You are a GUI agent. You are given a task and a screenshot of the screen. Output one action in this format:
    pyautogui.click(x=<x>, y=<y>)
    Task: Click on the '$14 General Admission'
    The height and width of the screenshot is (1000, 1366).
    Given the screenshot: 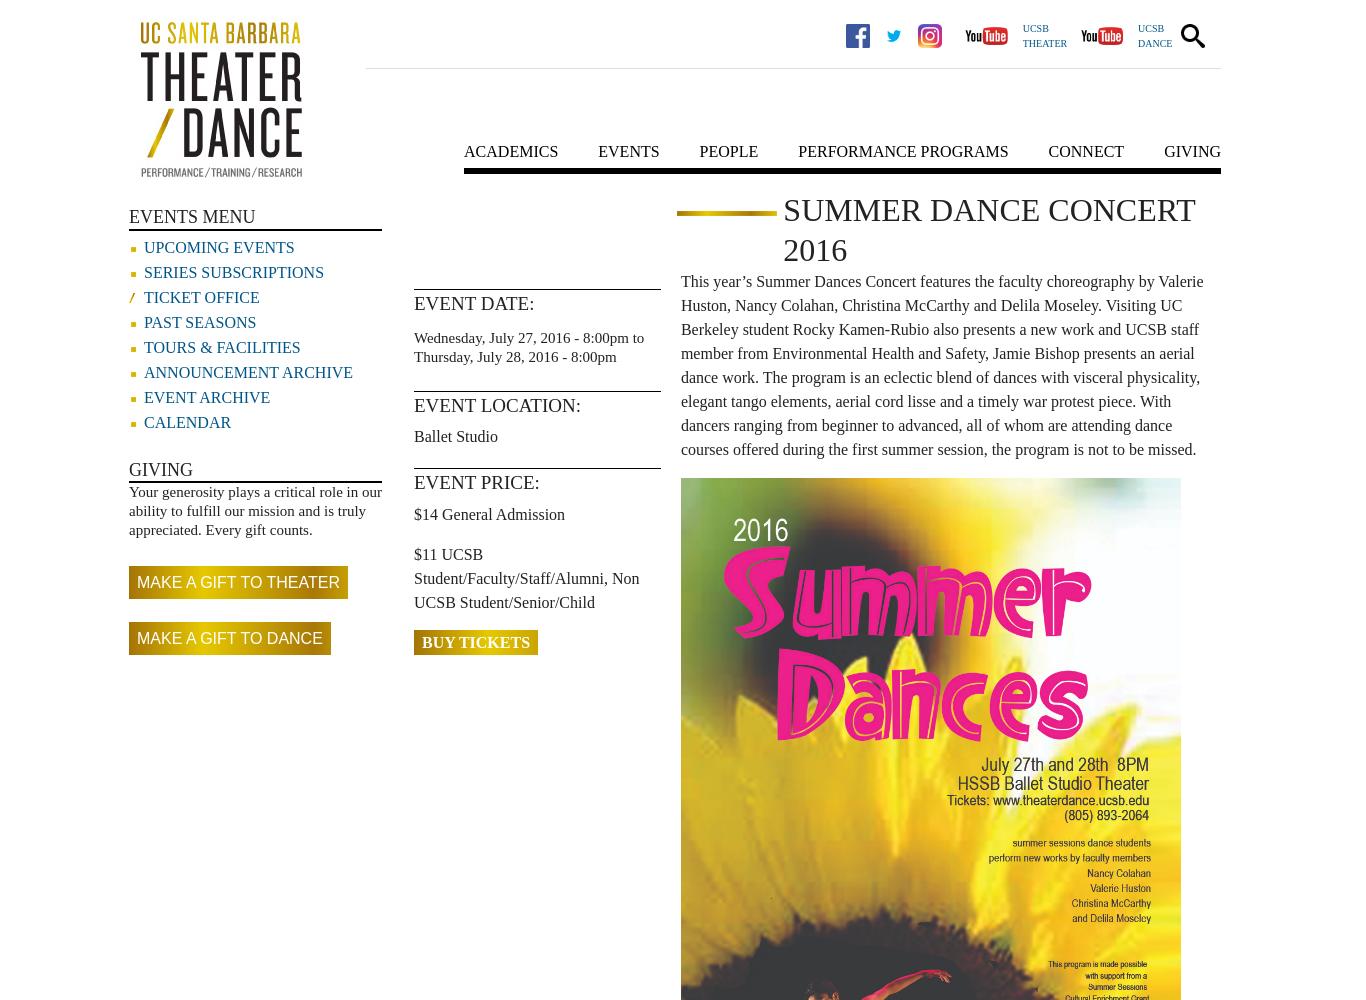 What is the action you would take?
    pyautogui.click(x=489, y=513)
    